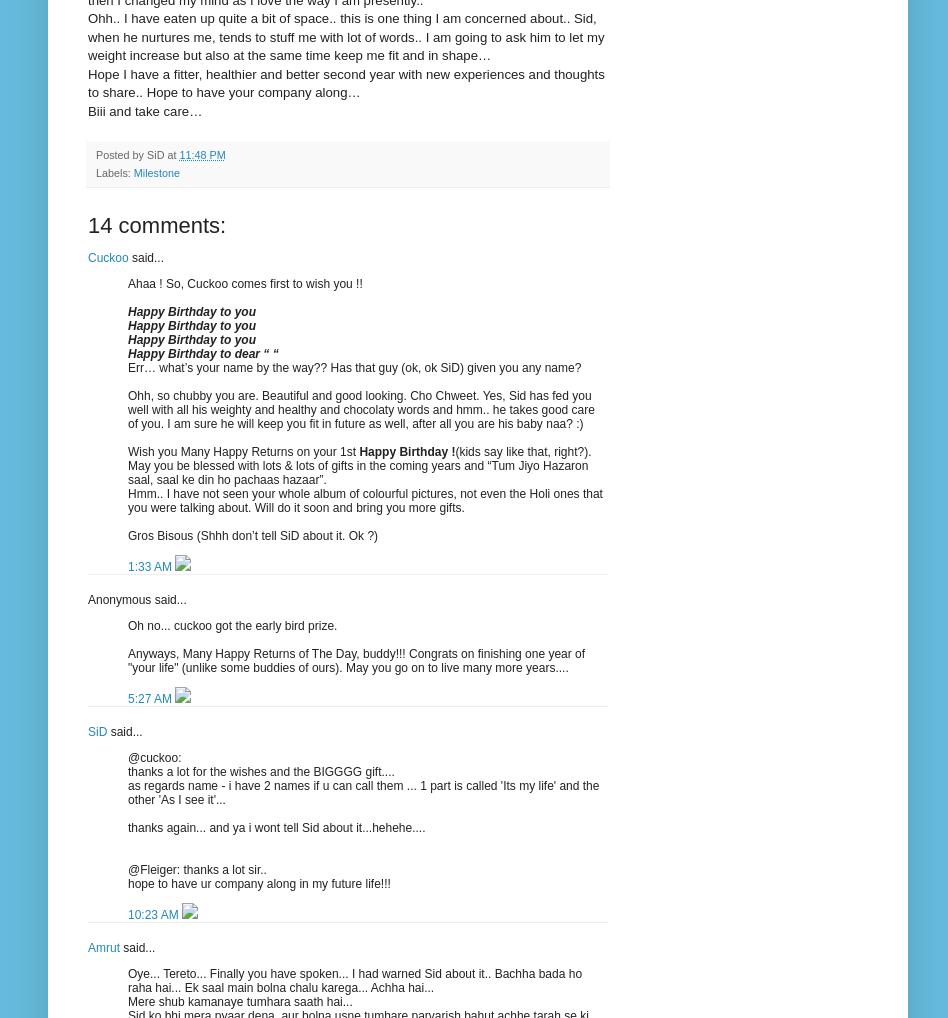 The width and height of the screenshot is (948, 1018). I want to click on 'Happy Birthday to dear “   “', so click(201, 352).